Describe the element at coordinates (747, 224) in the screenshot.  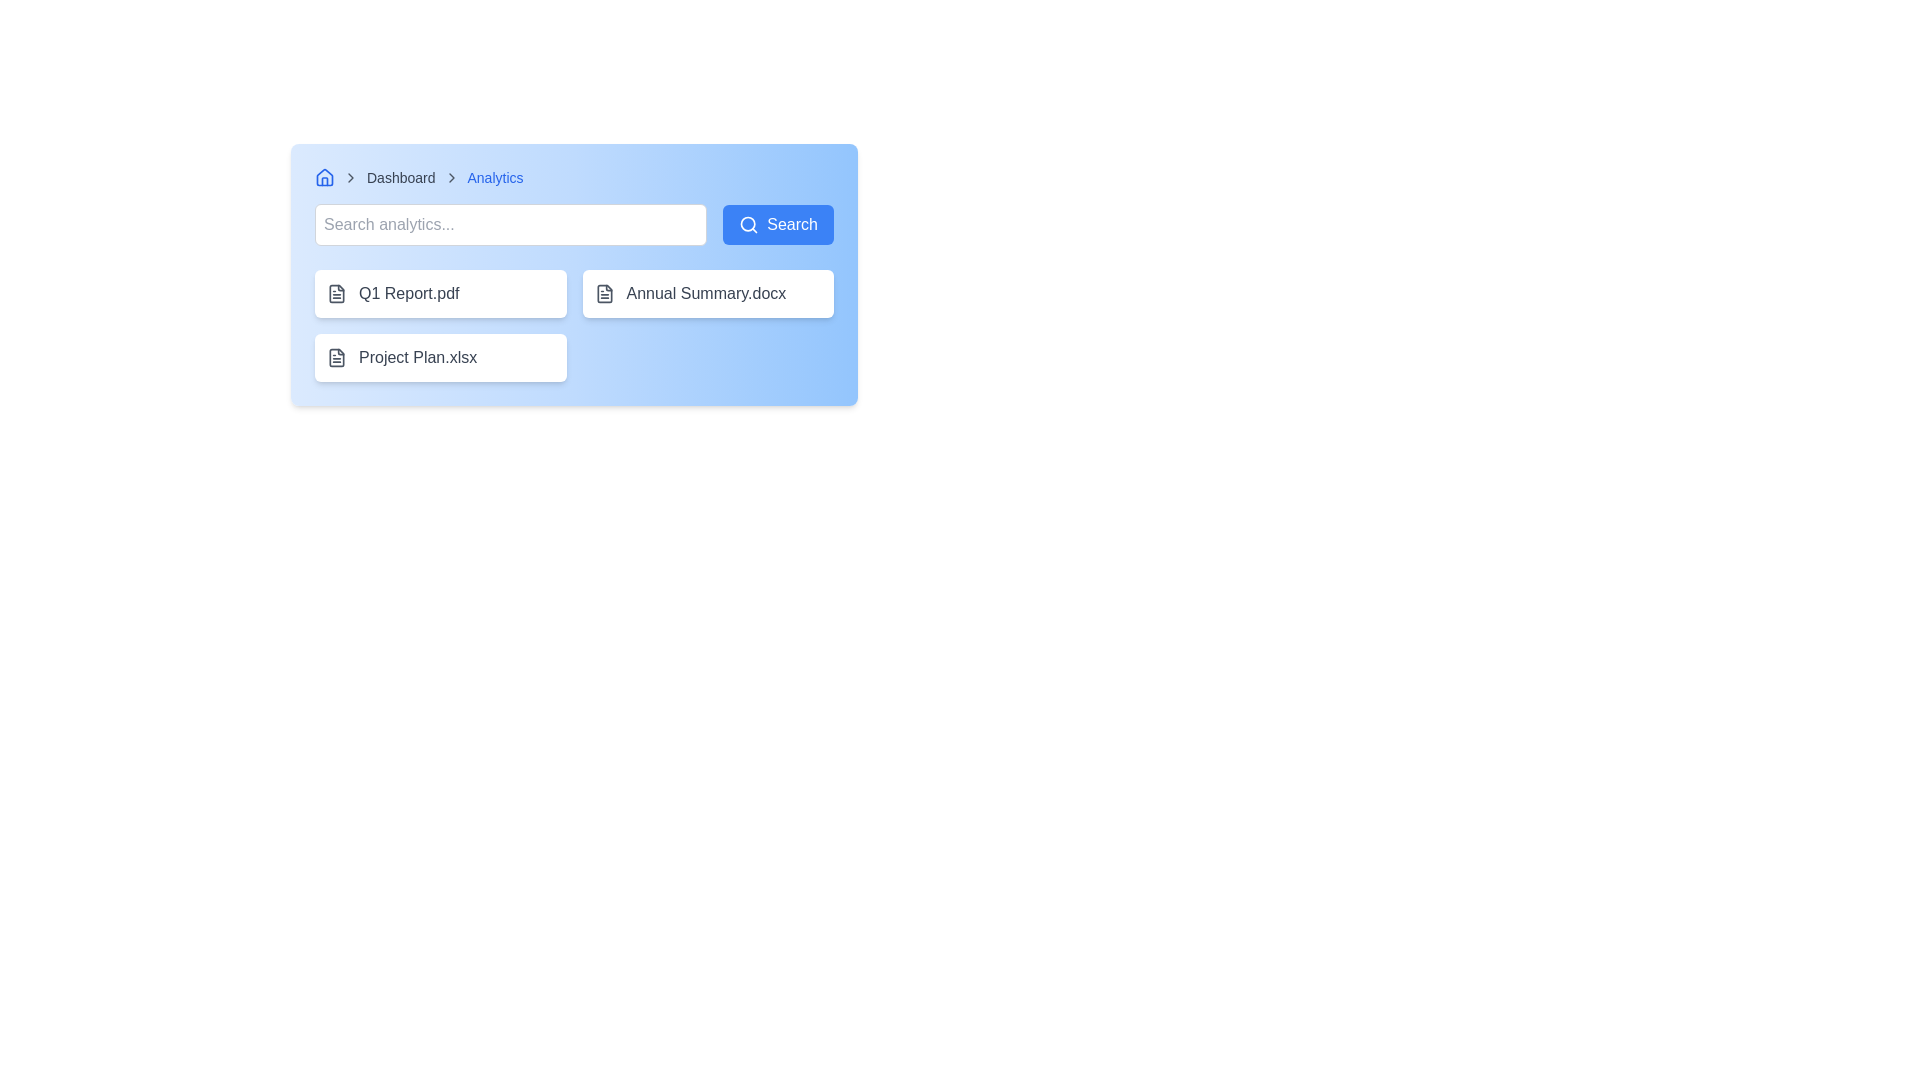
I see `the circular part of the magnifying glass icon representing the search feature located at the top-right corner of the interface` at that location.